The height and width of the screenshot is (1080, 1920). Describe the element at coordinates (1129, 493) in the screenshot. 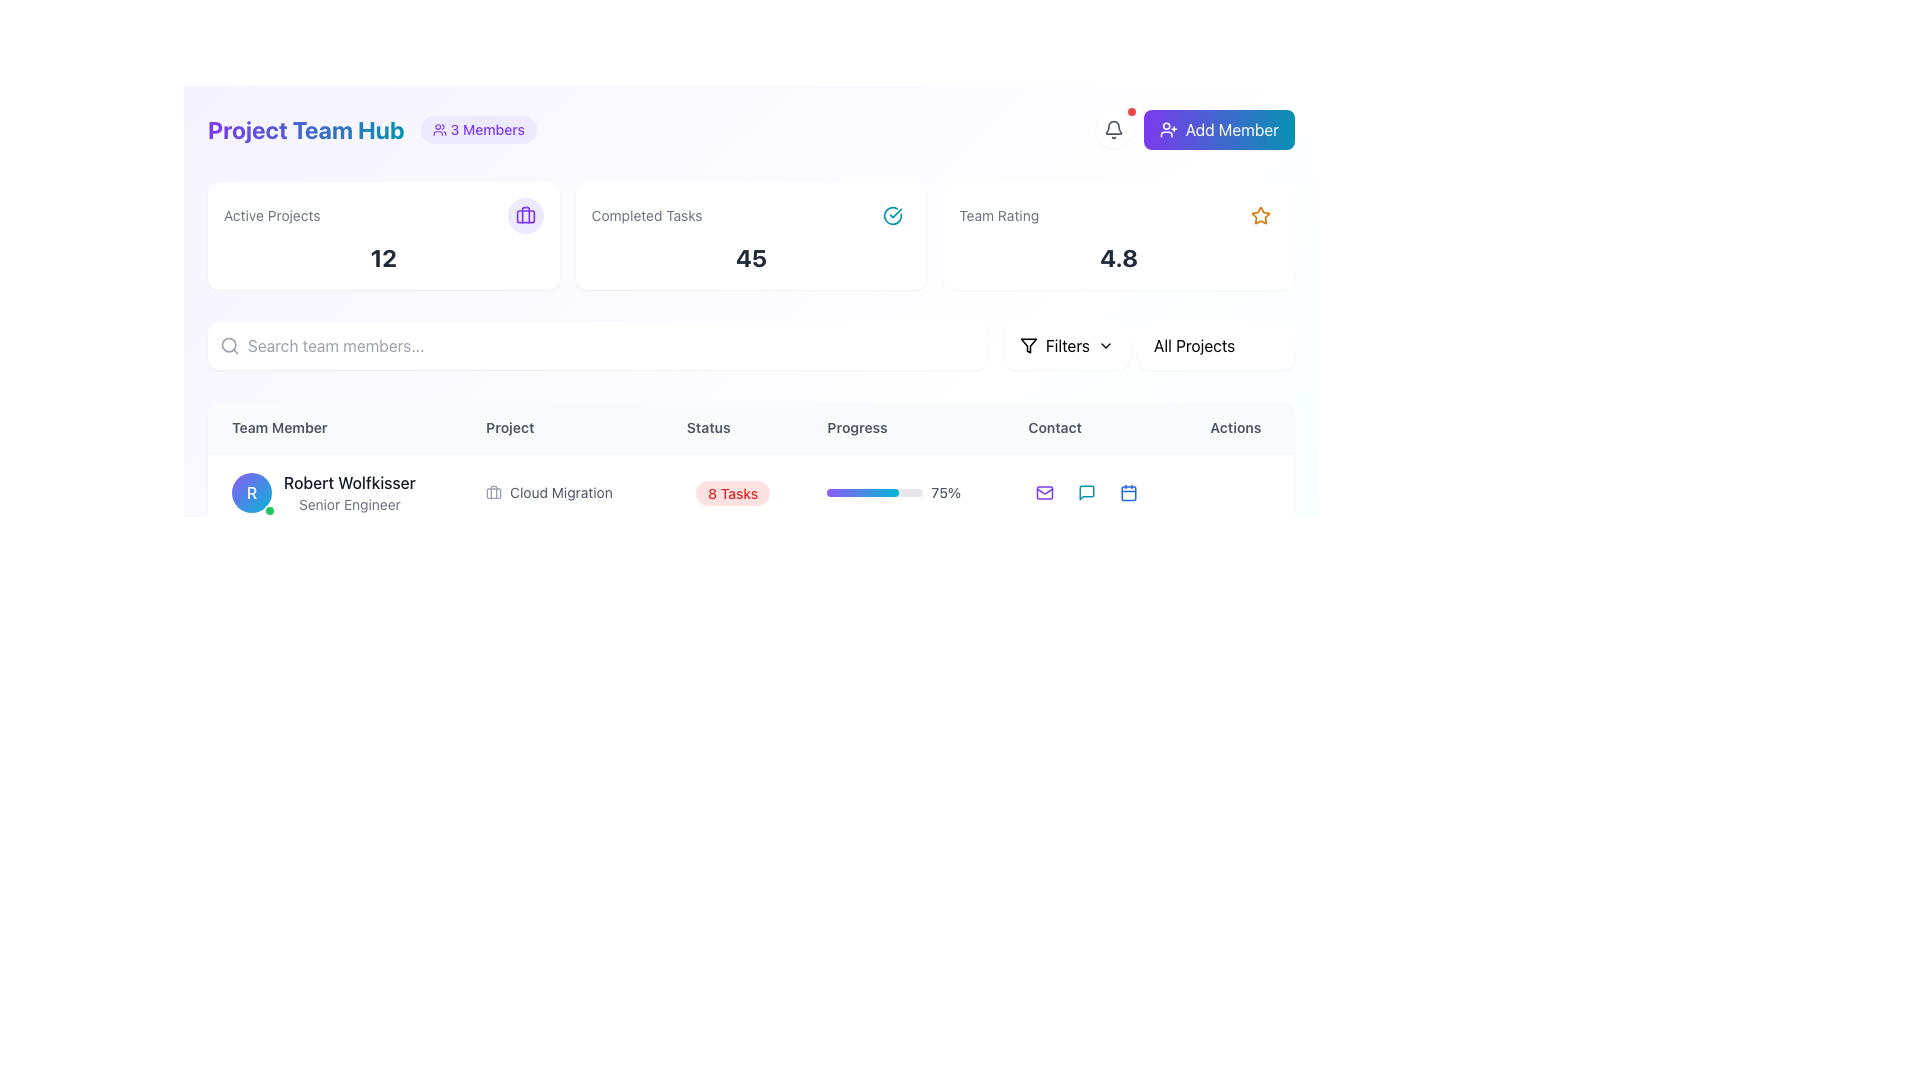

I see `the blue calendar icon with a rounded square outline located in the 'Actions' column of the table, in the last cell of the row for 'Robert Wolfkisser'` at that location.